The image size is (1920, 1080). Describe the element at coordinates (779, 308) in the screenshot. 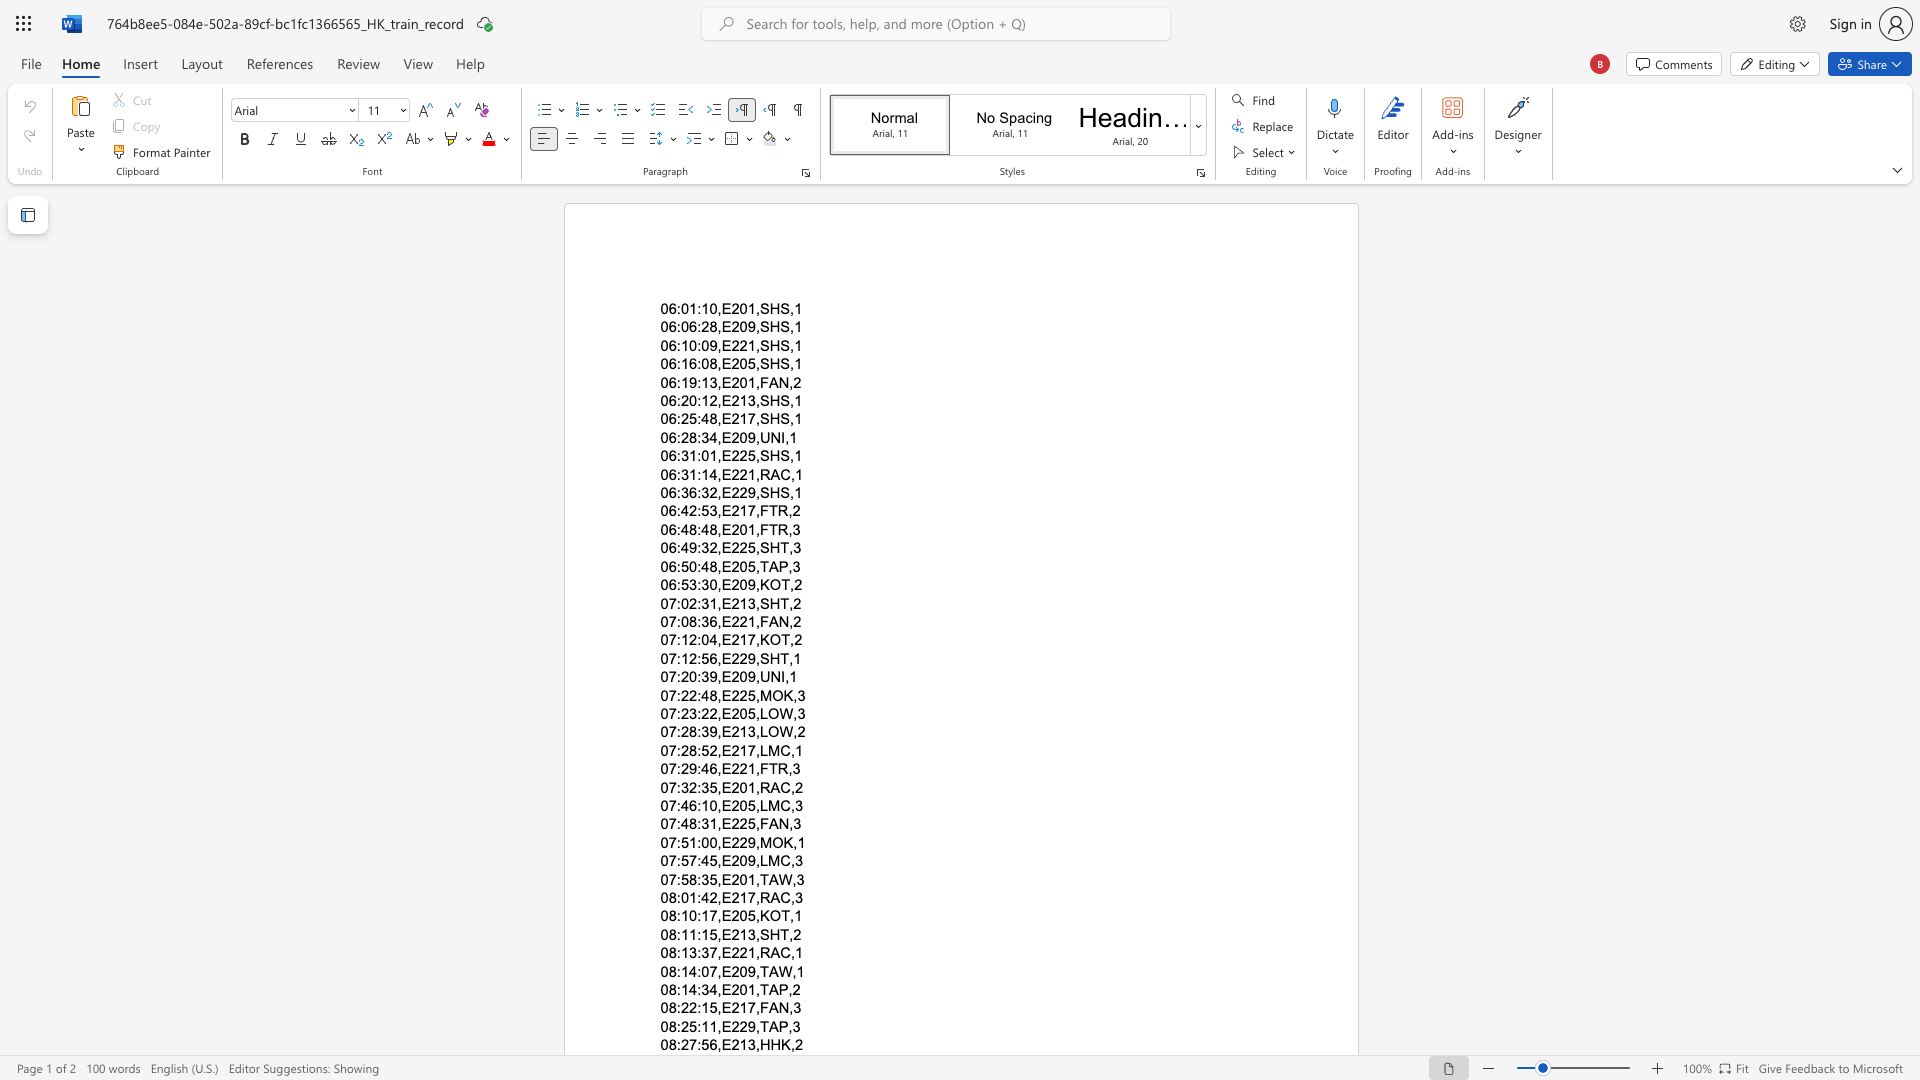

I see `the space between the continuous character "H" and "S" in the text` at that location.